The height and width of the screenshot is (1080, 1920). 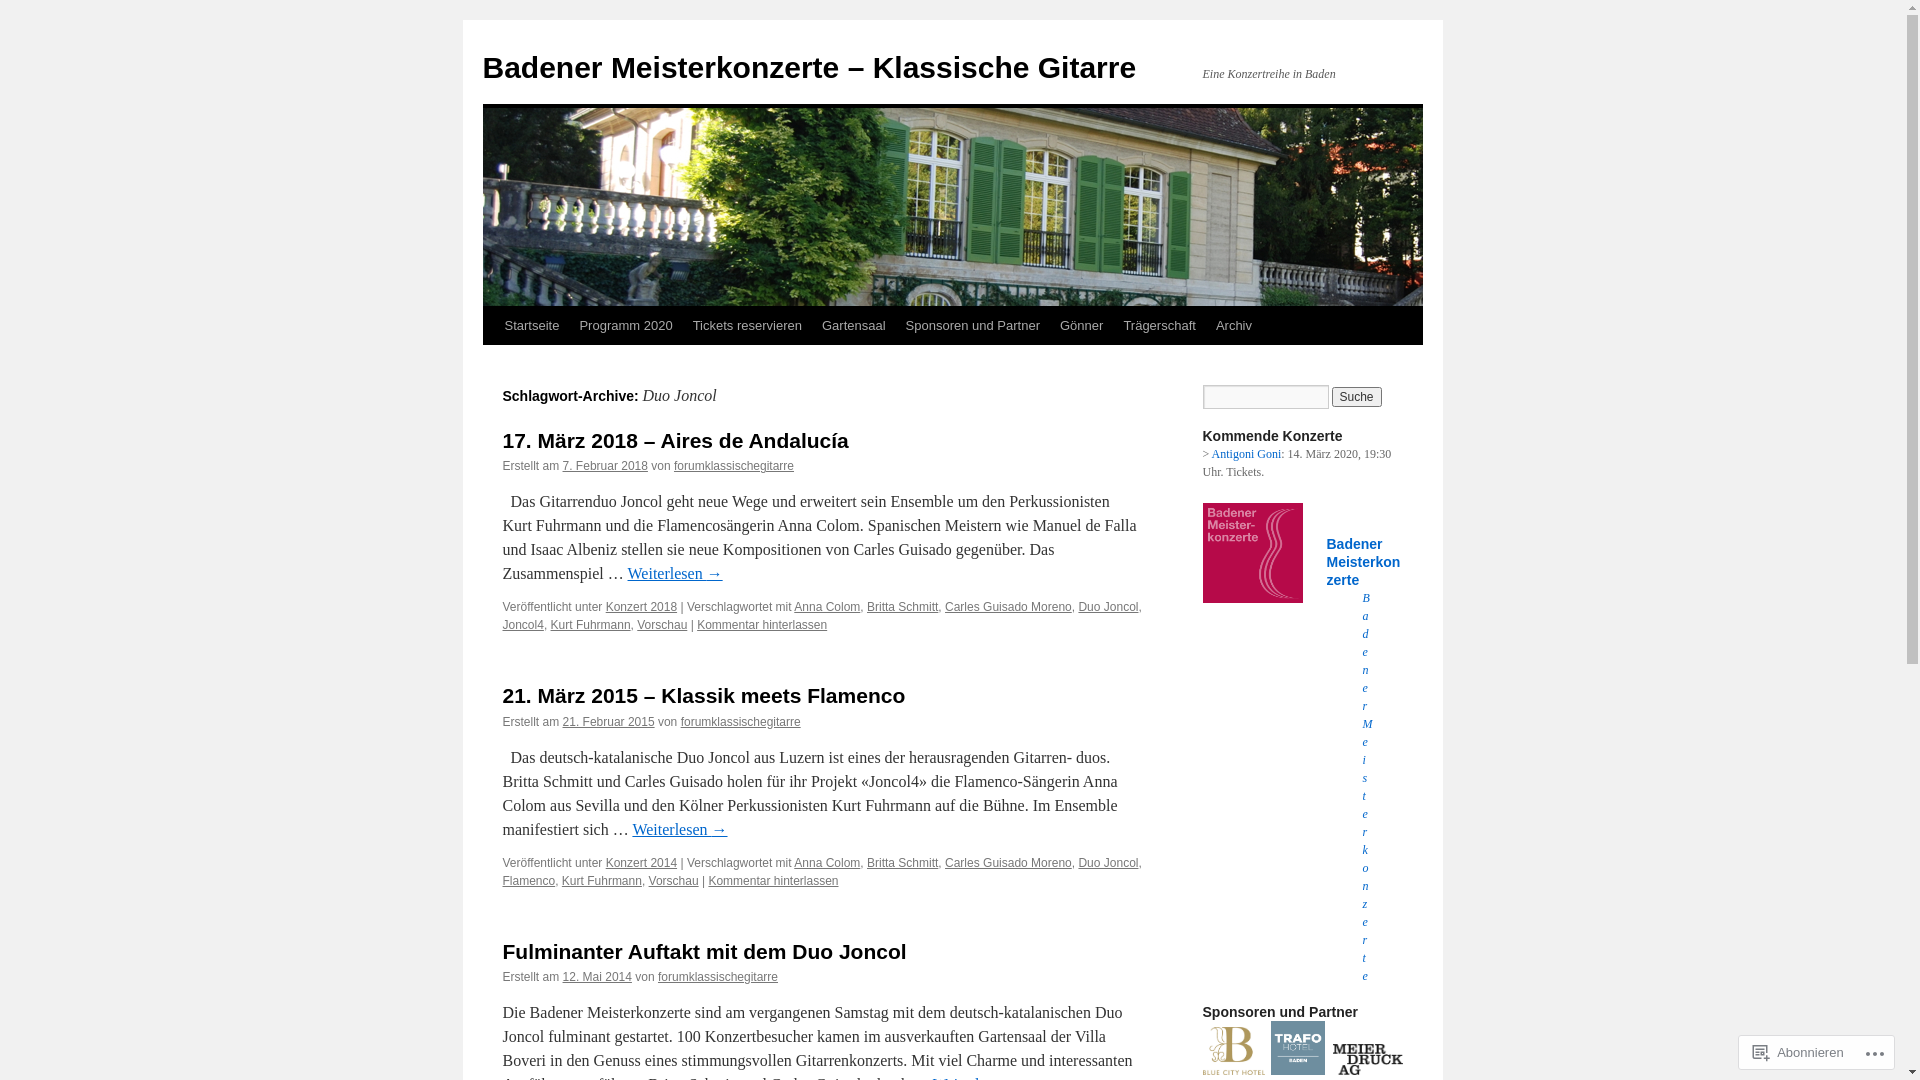 What do you see at coordinates (733, 466) in the screenshot?
I see `'forumklassischegitarre'` at bounding box center [733, 466].